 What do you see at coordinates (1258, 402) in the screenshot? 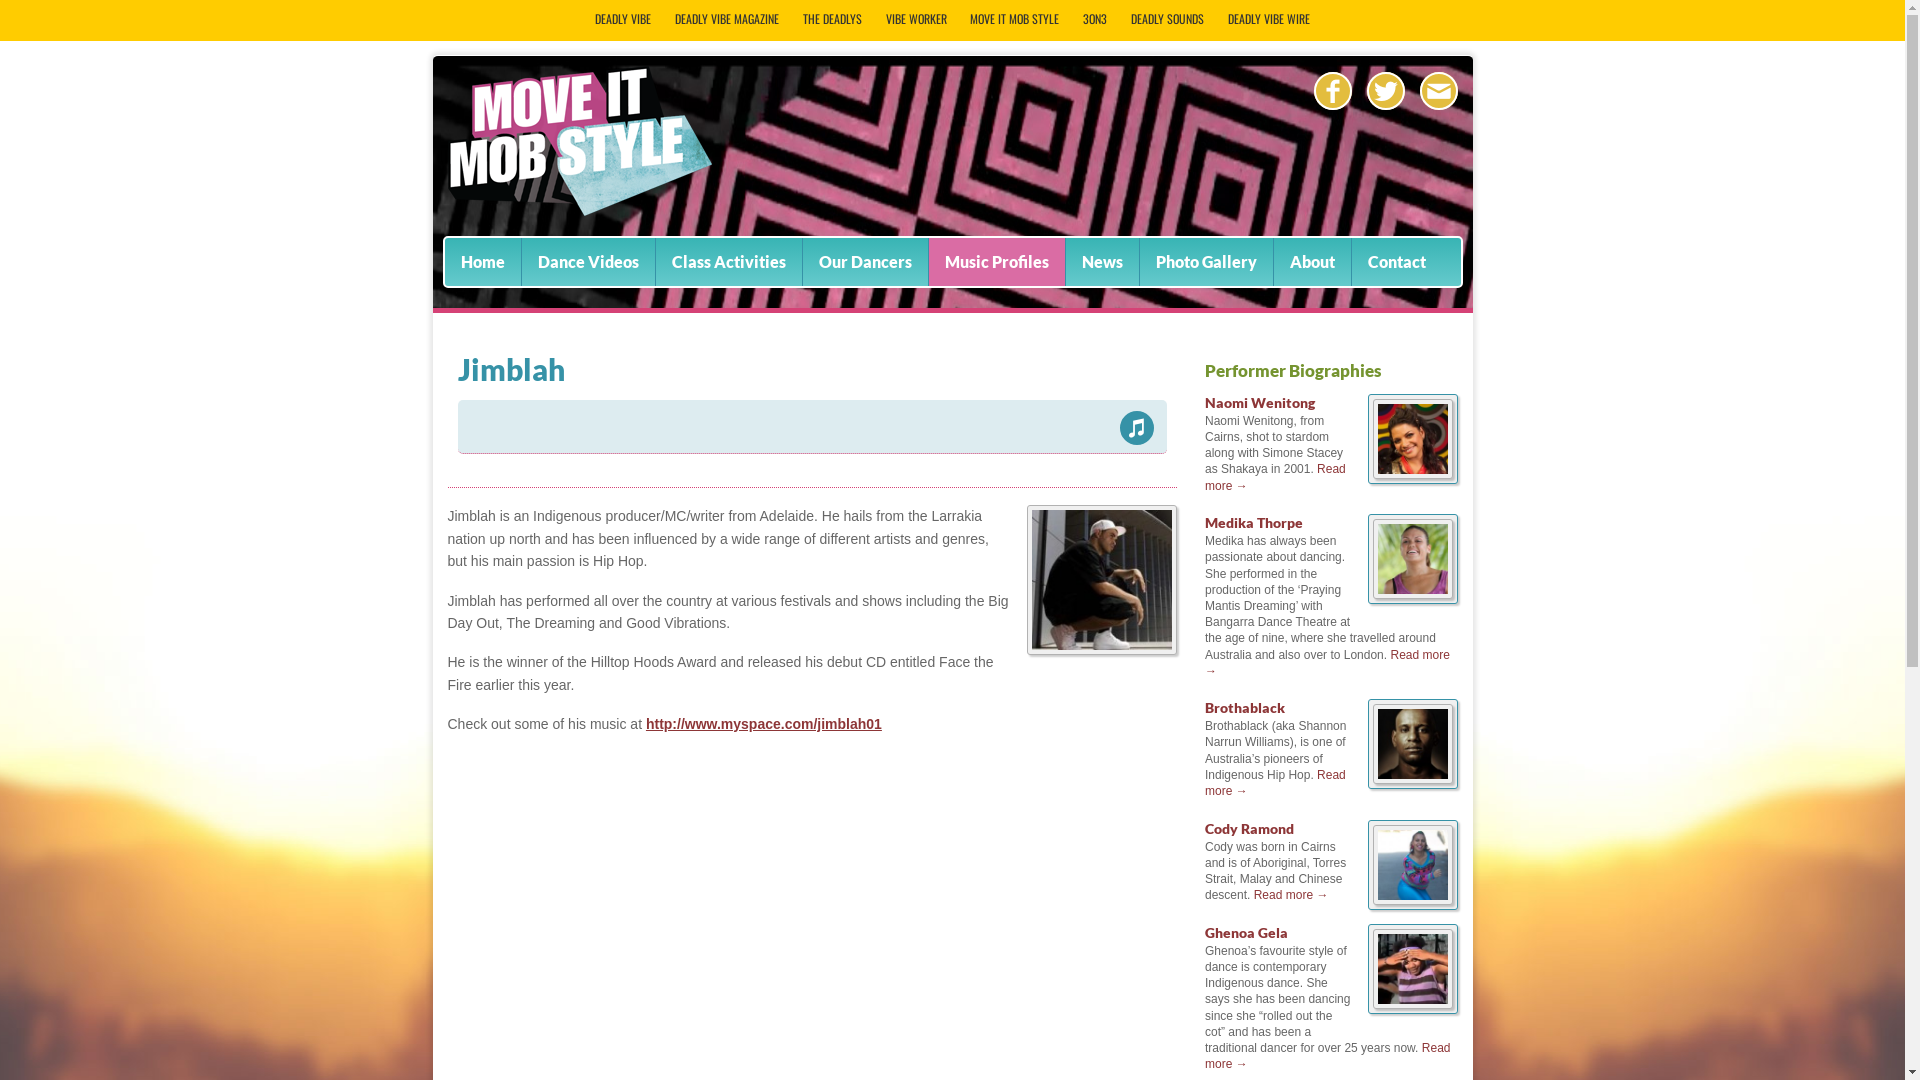
I see `'Naomi Wenitong'` at bounding box center [1258, 402].